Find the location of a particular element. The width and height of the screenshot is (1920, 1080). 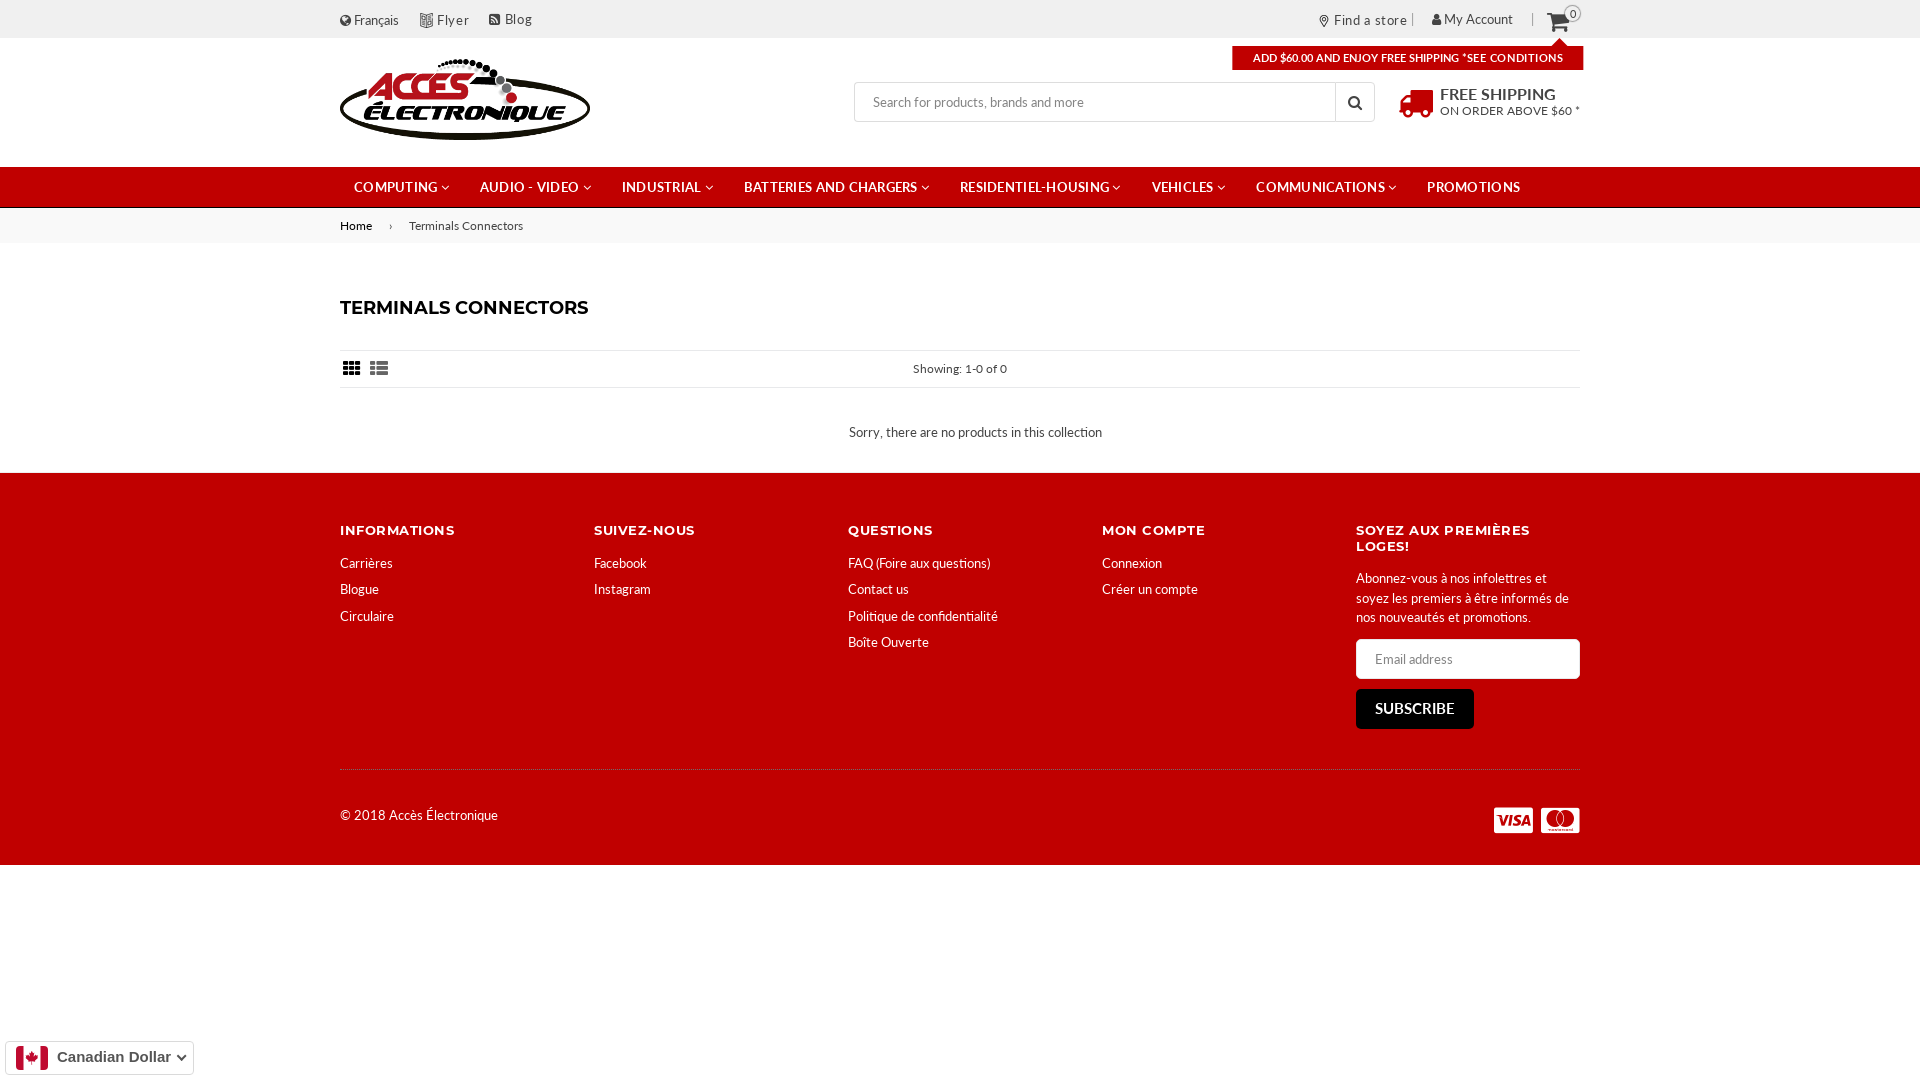

'PROMOTIONS' is located at coordinates (1473, 186).